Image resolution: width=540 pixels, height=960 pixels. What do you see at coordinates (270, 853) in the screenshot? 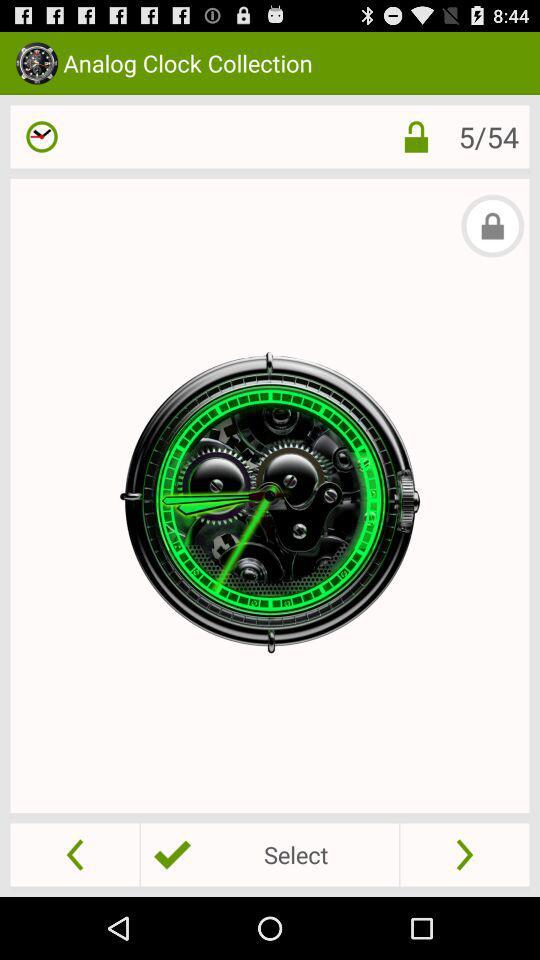
I see `the select at the bottom` at bounding box center [270, 853].